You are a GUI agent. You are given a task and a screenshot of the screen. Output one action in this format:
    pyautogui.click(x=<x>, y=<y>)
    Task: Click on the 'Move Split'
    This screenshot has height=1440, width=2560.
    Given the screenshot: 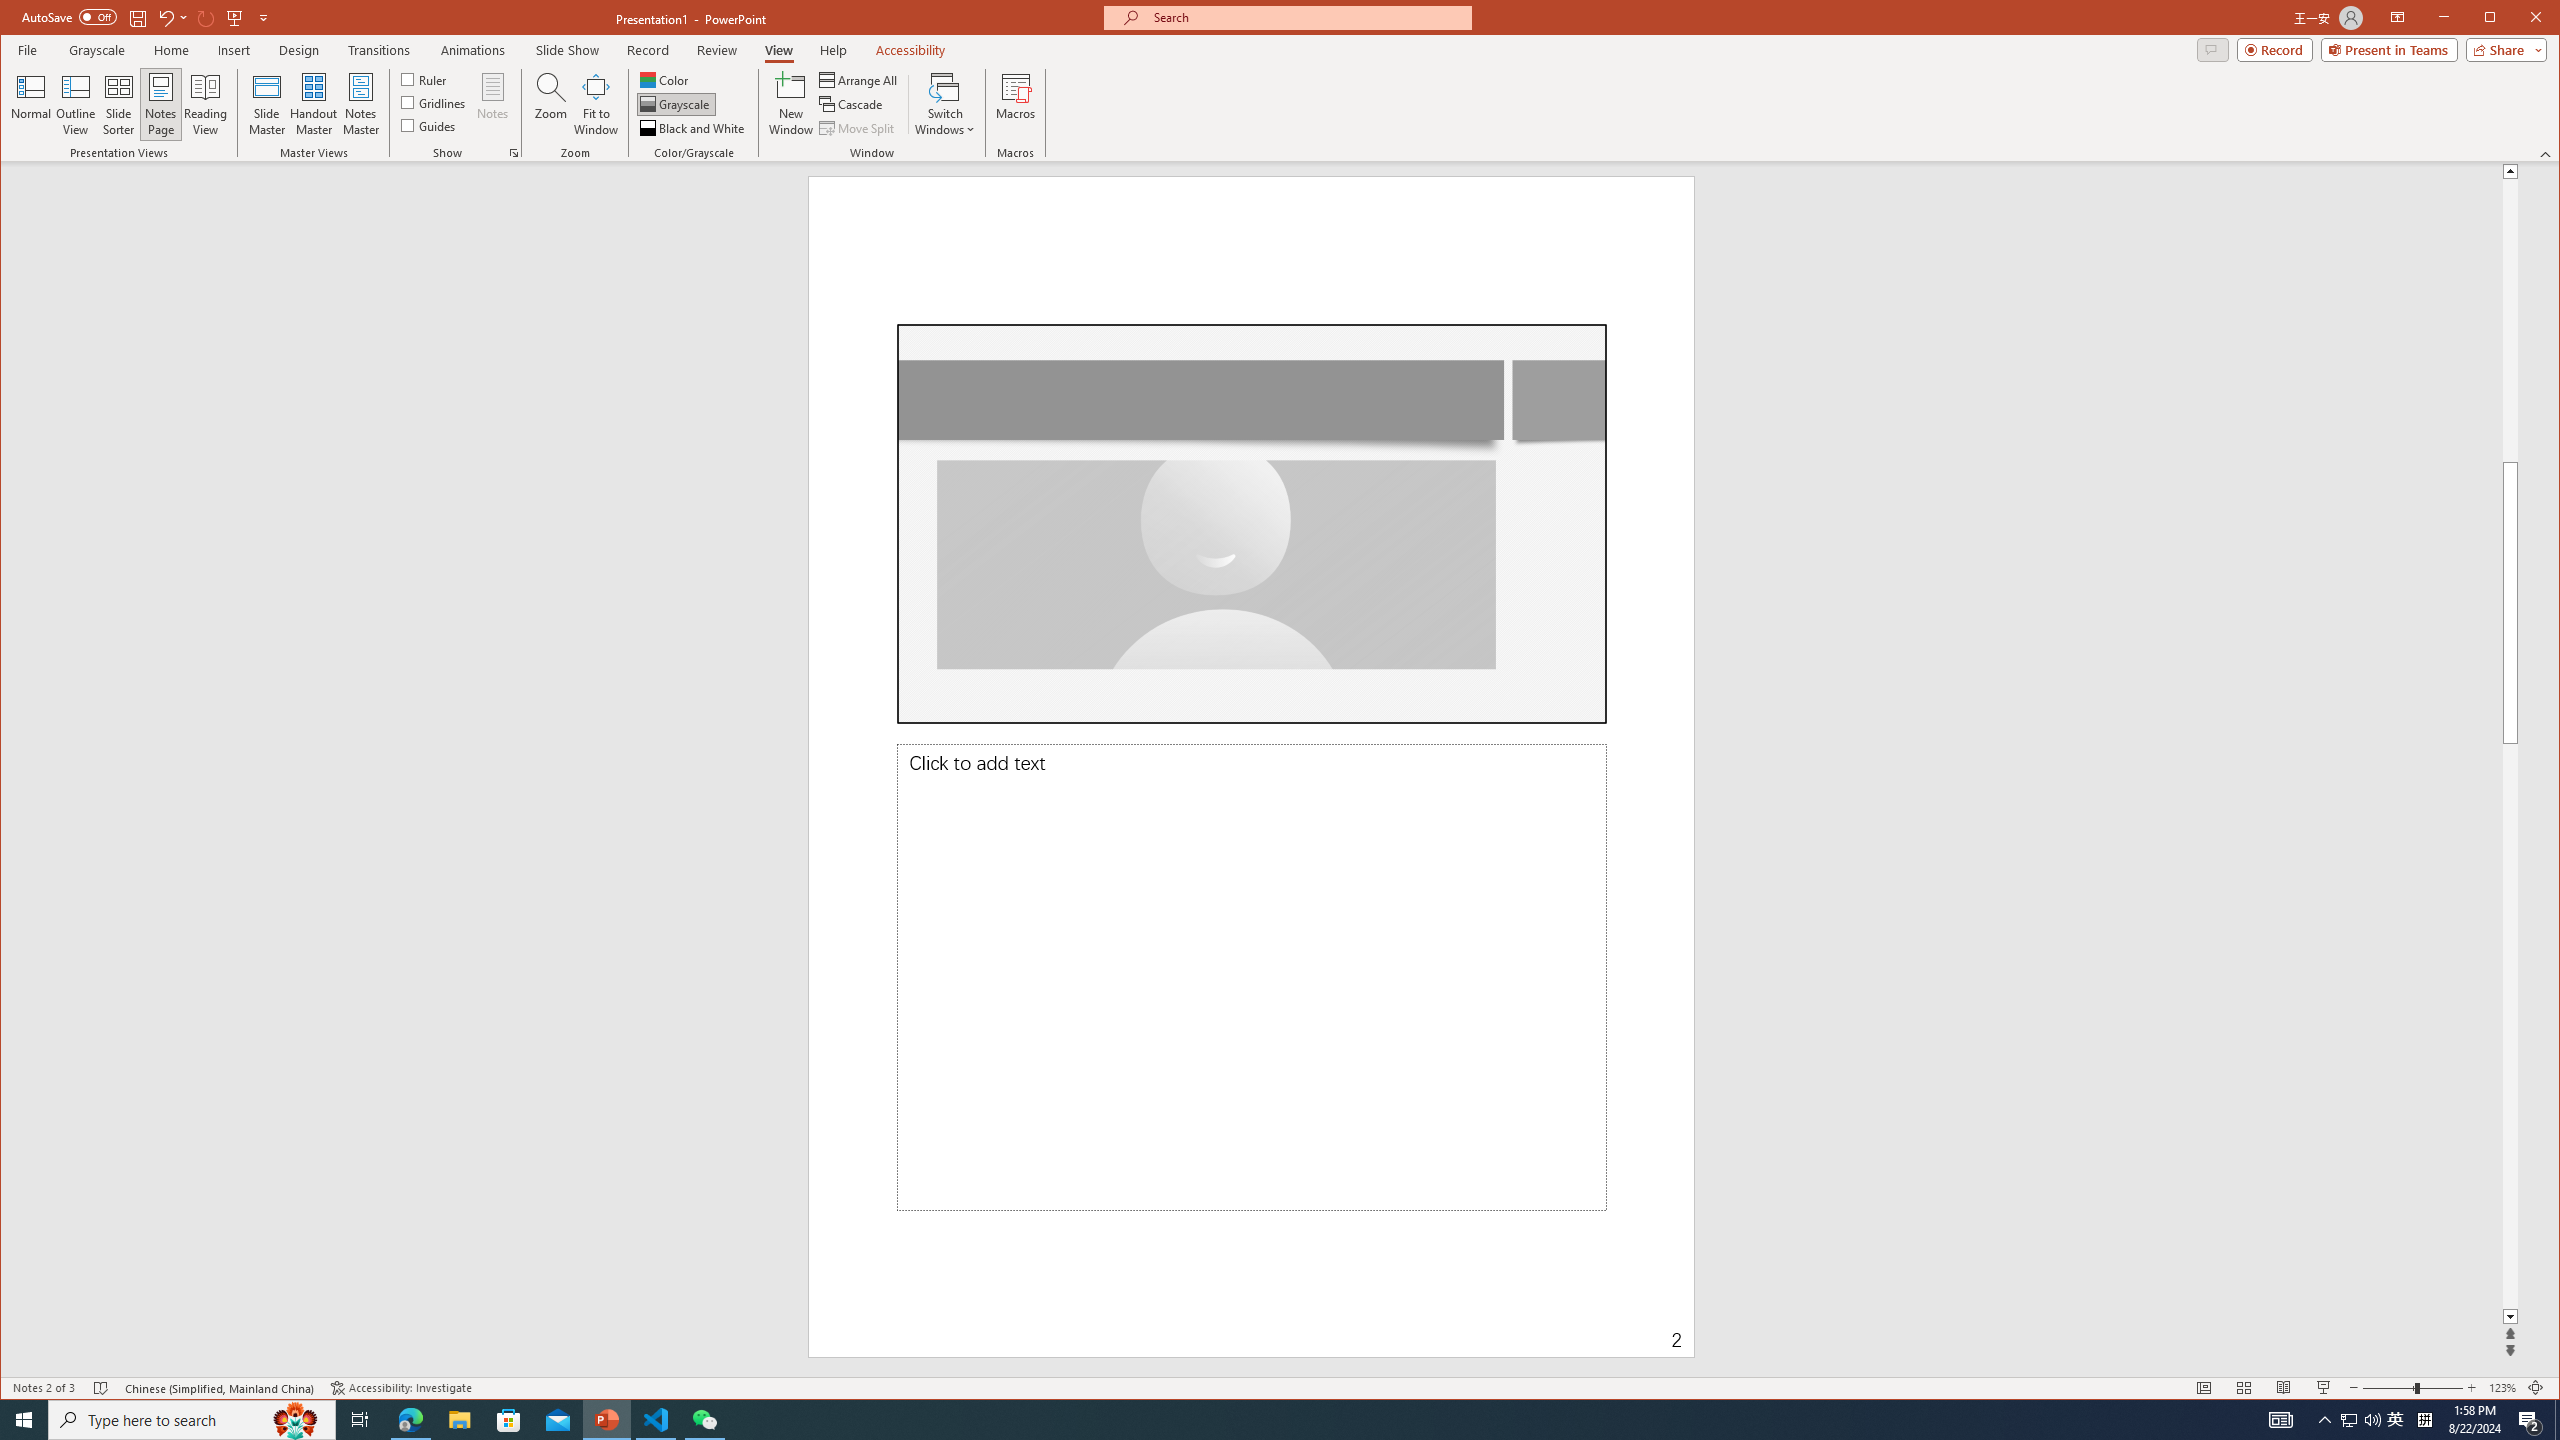 What is the action you would take?
    pyautogui.click(x=857, y=127)
    